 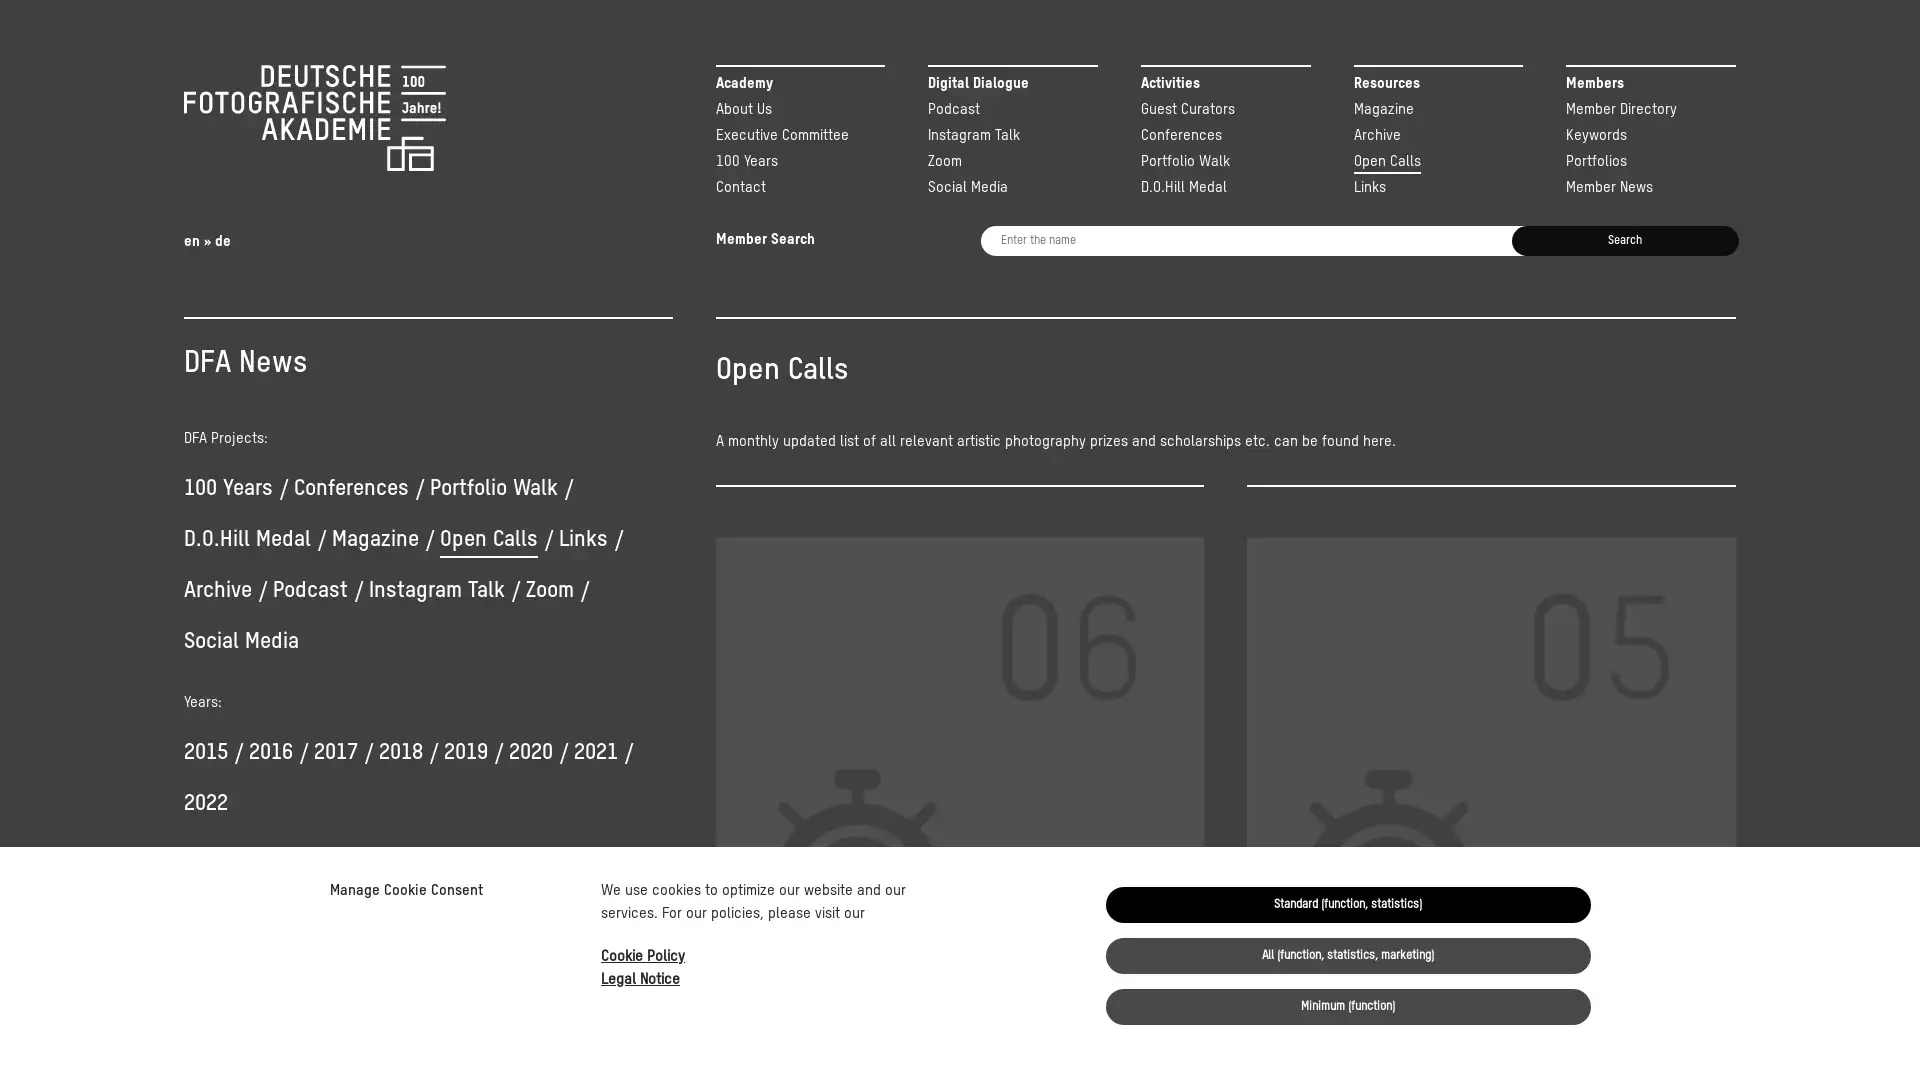 What do you see at coordinates (489, 540) in the screenshot?
I see `Open Calls` at bounding box center [489, 540].